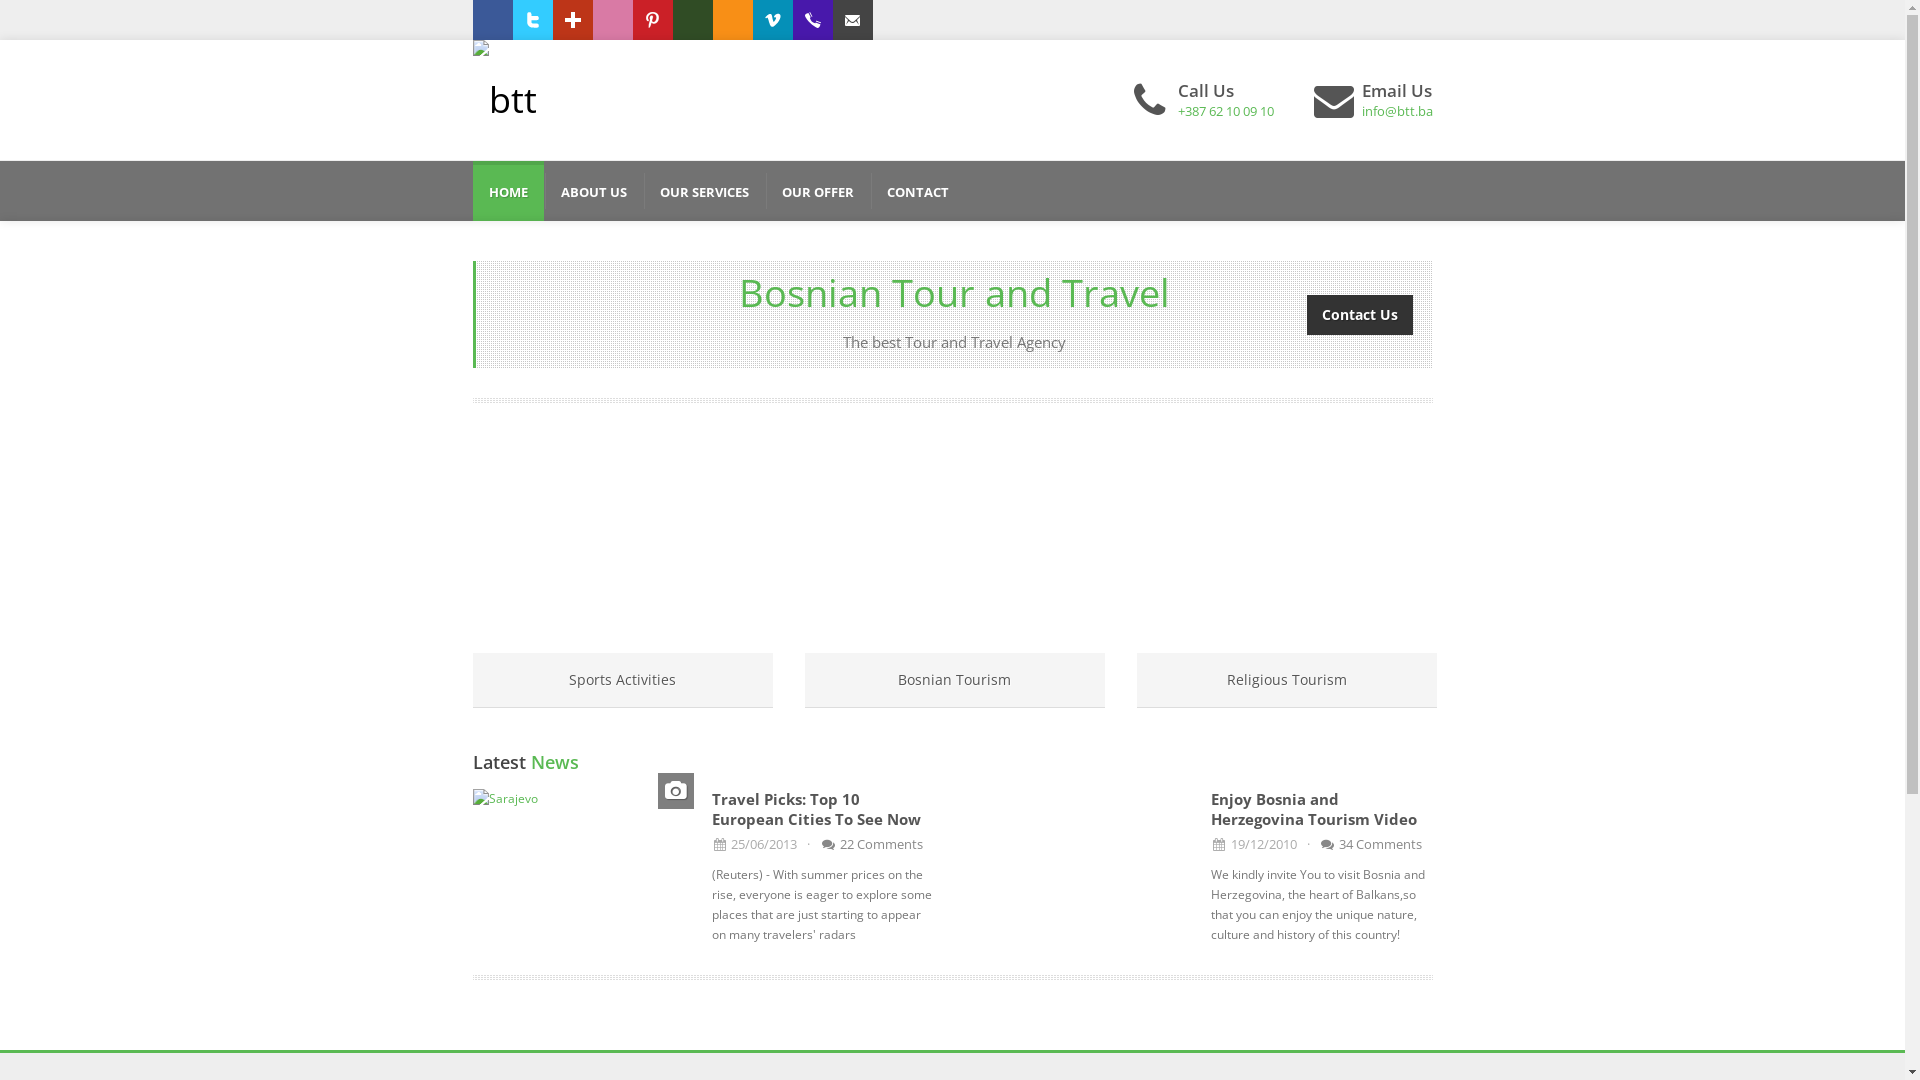 The height and width of the screenshot is (1080, 1920). I want to click on 'ABOUT US', so click(592, 191).